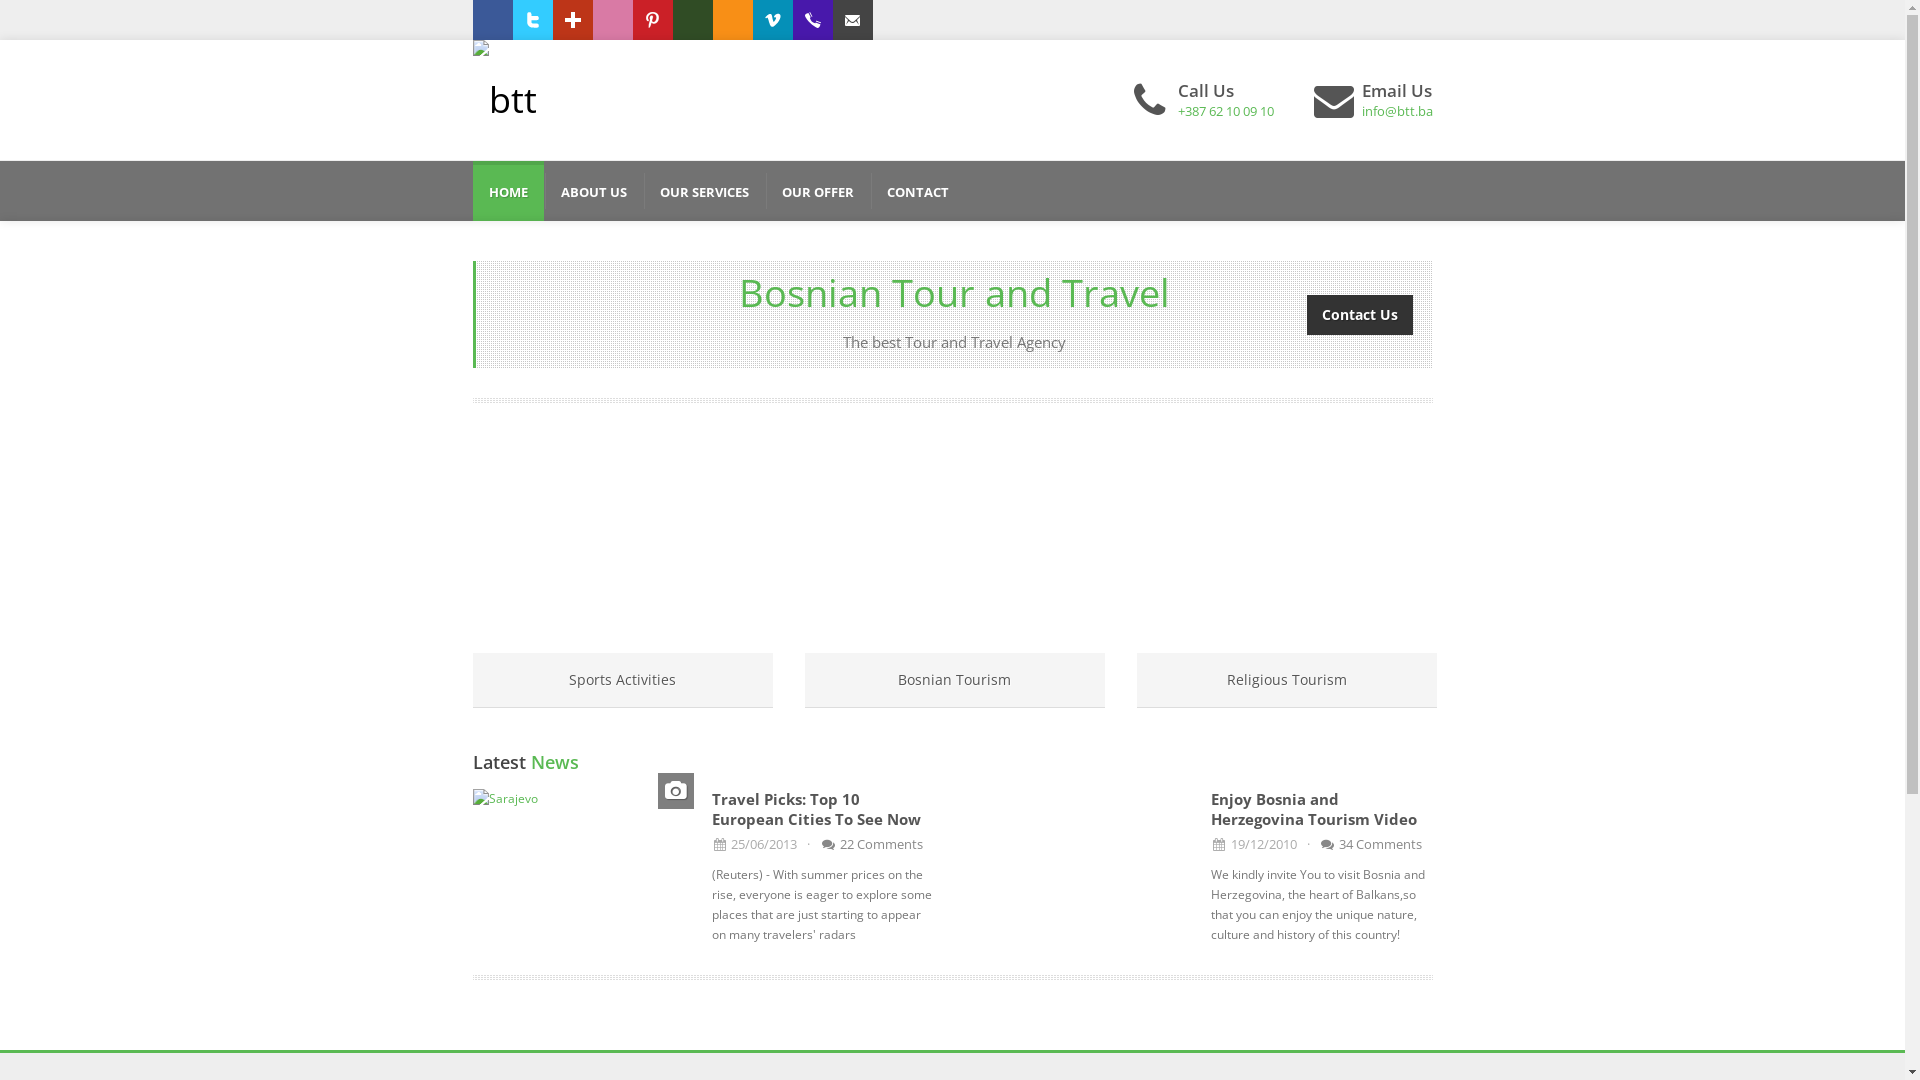 The height and width of the screenshot is (1080, 1920). I want to click on 'ABOUT US', so click(592, 191).